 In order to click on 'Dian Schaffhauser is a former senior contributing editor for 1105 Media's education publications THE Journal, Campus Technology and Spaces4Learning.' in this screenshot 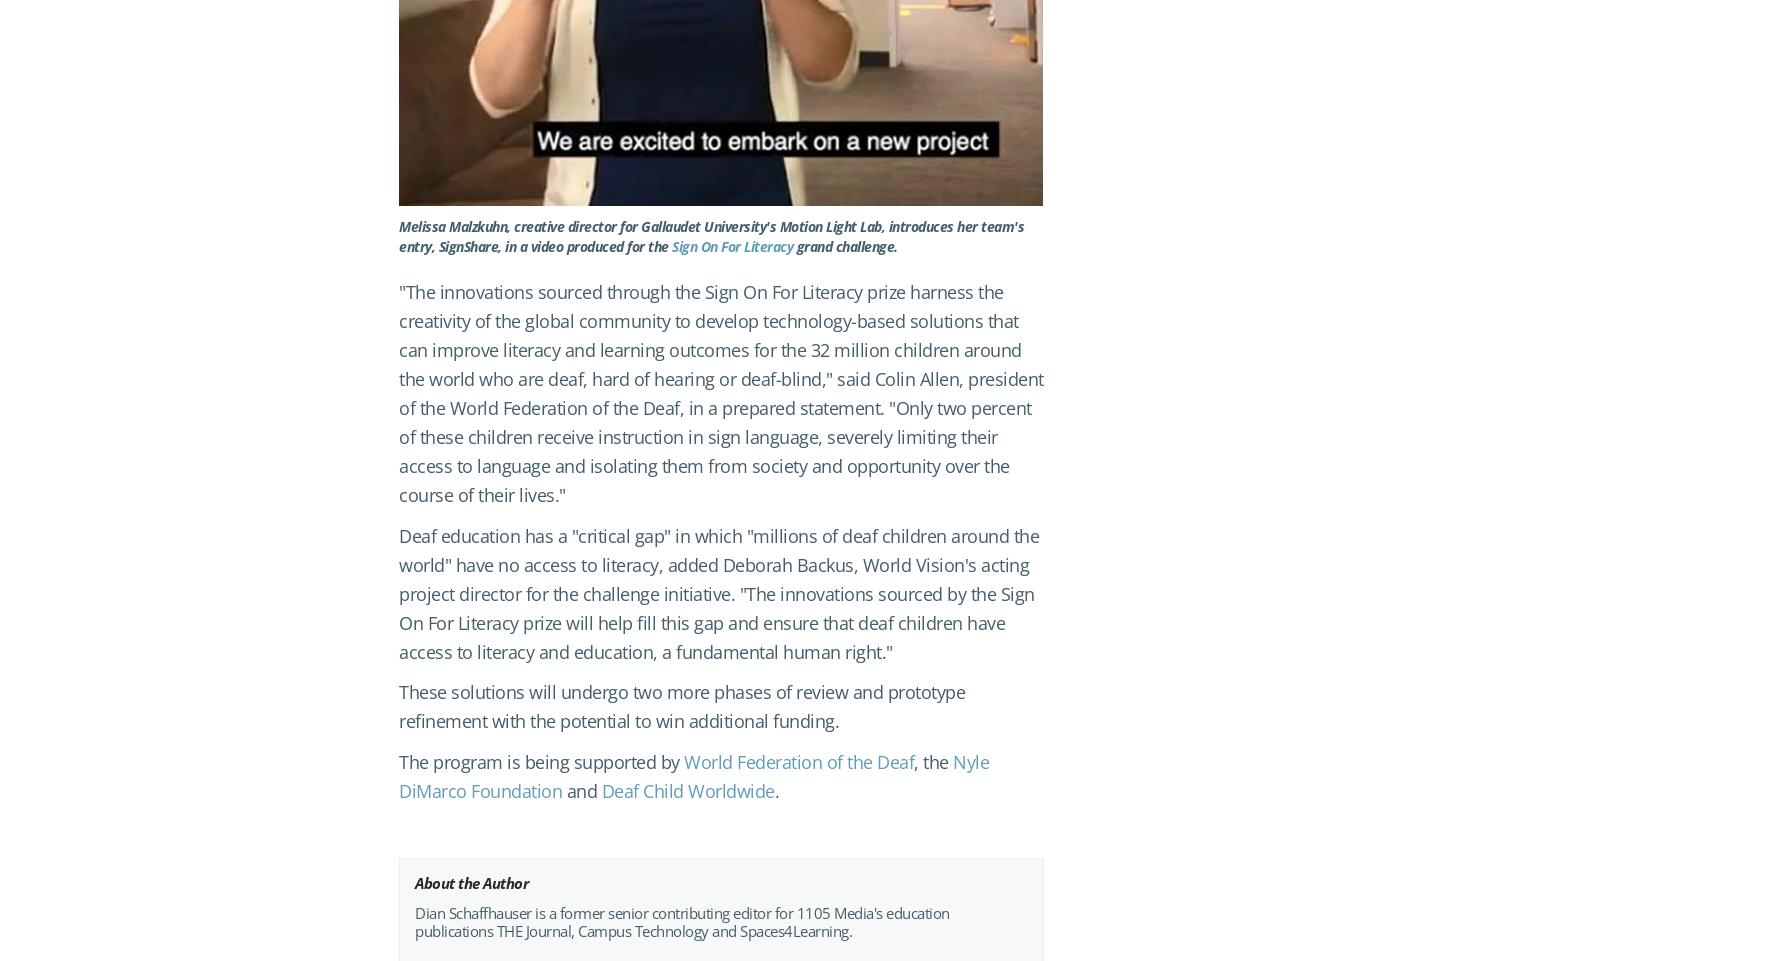, I will do `click(681, 921)`.